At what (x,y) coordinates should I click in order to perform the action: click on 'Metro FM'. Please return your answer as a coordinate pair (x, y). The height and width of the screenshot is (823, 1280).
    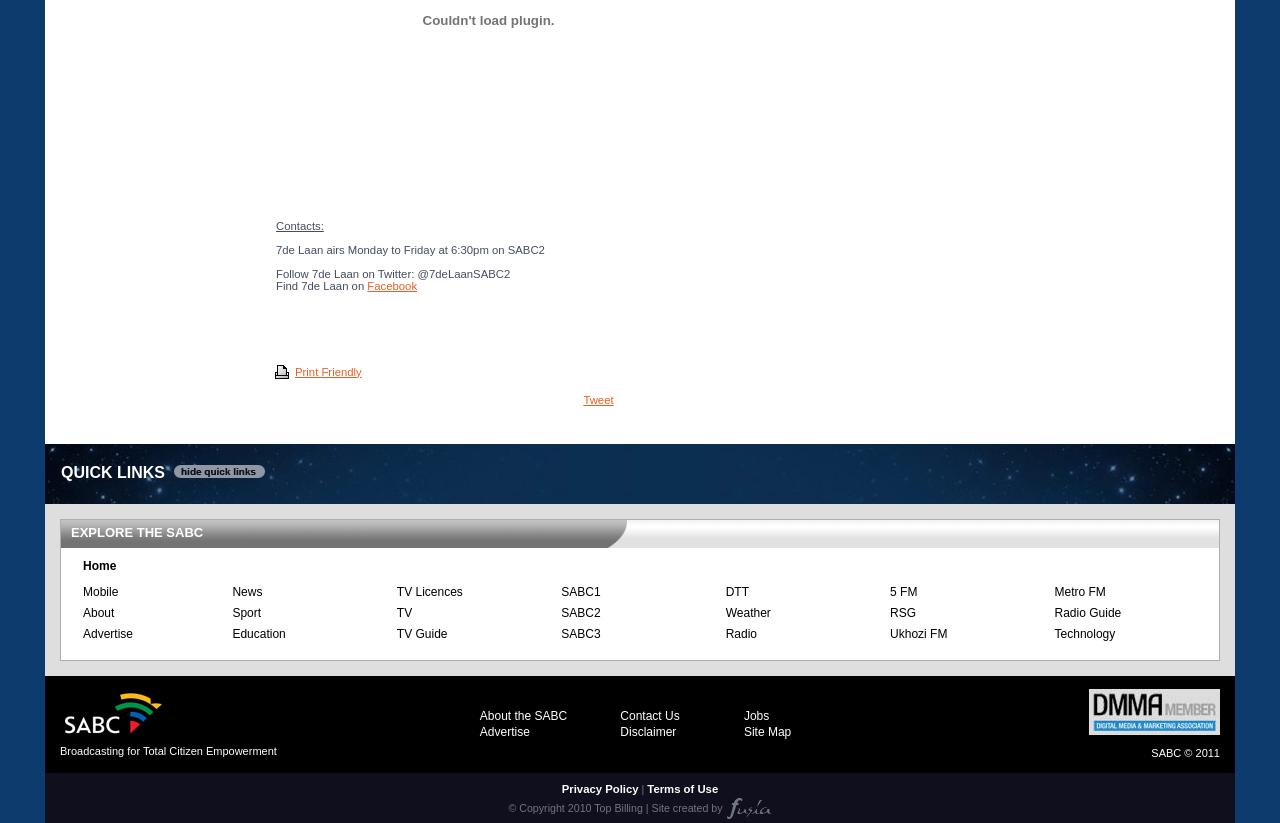
    Looking at the image, I should click on (1052, 590).